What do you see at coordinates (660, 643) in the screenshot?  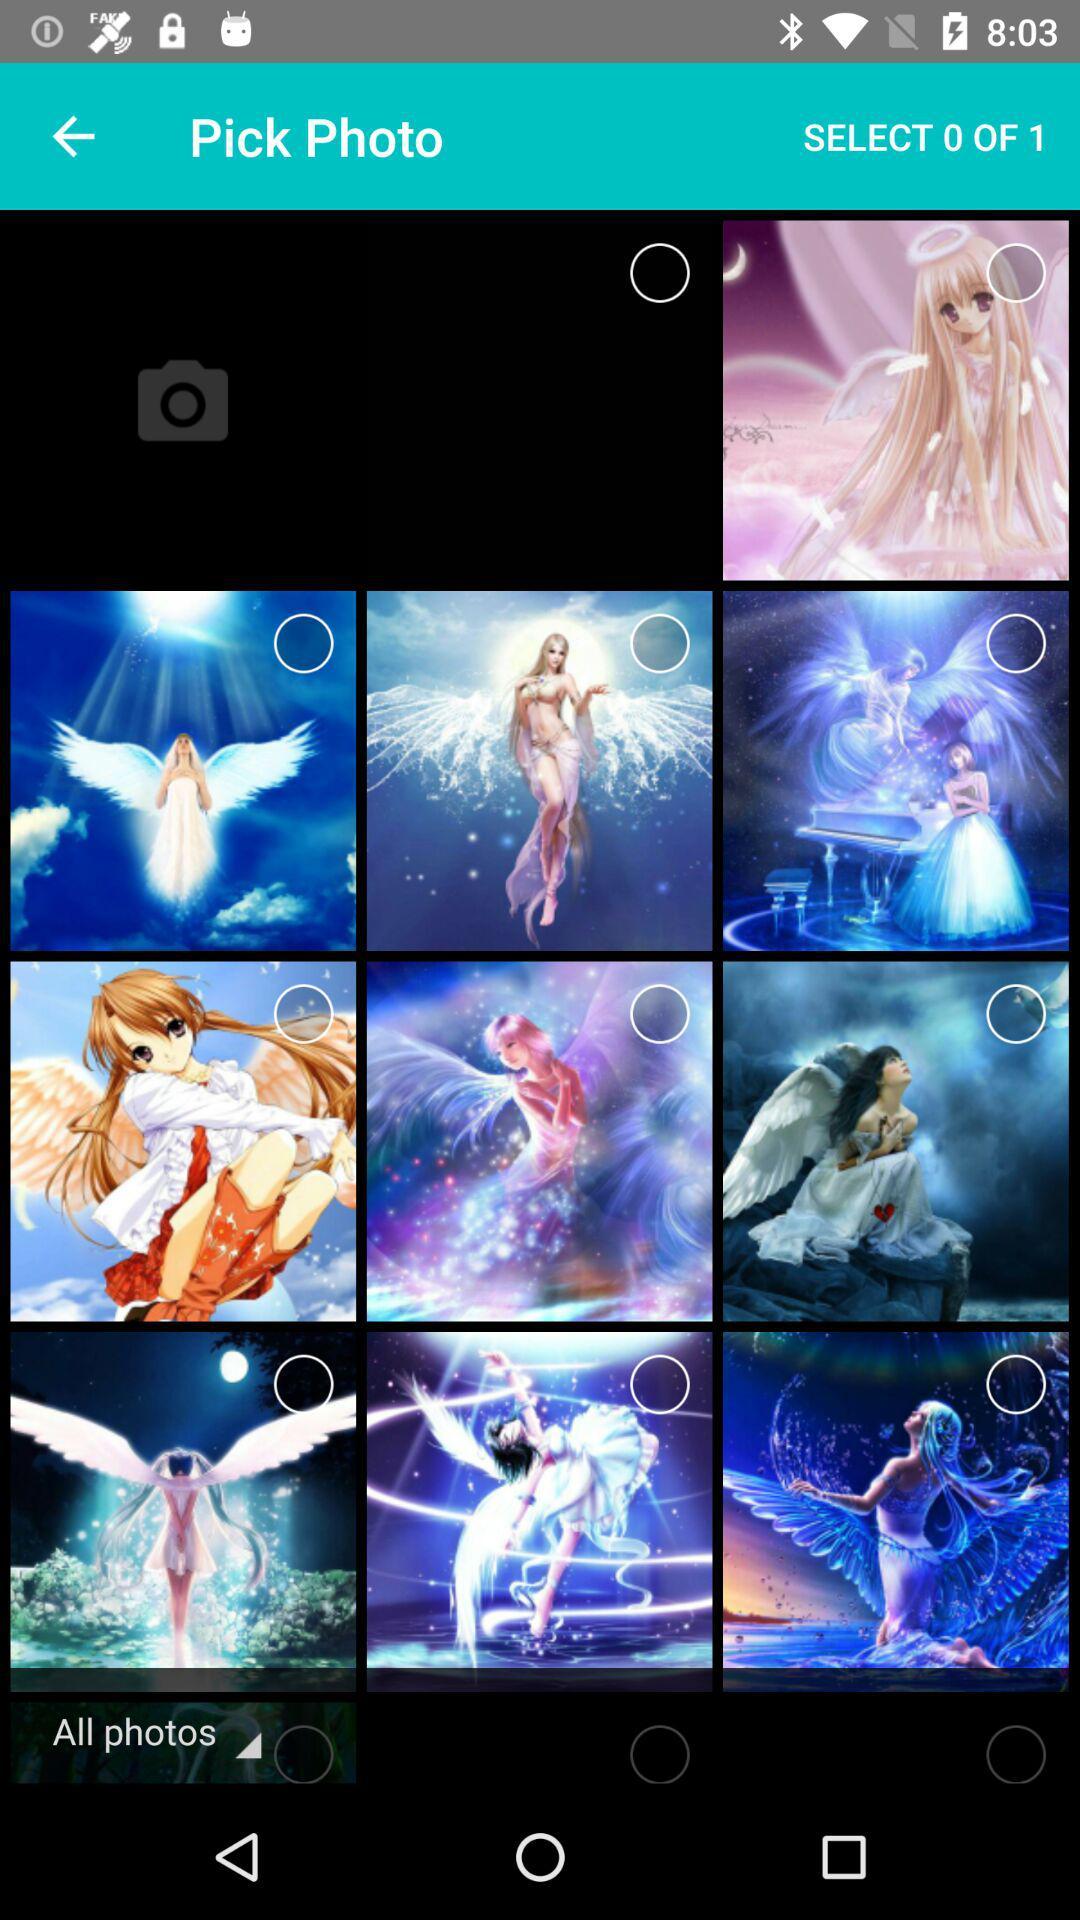 I see `the circle sign which is in from the top 4th image in center` at bounding box center [660, 643].